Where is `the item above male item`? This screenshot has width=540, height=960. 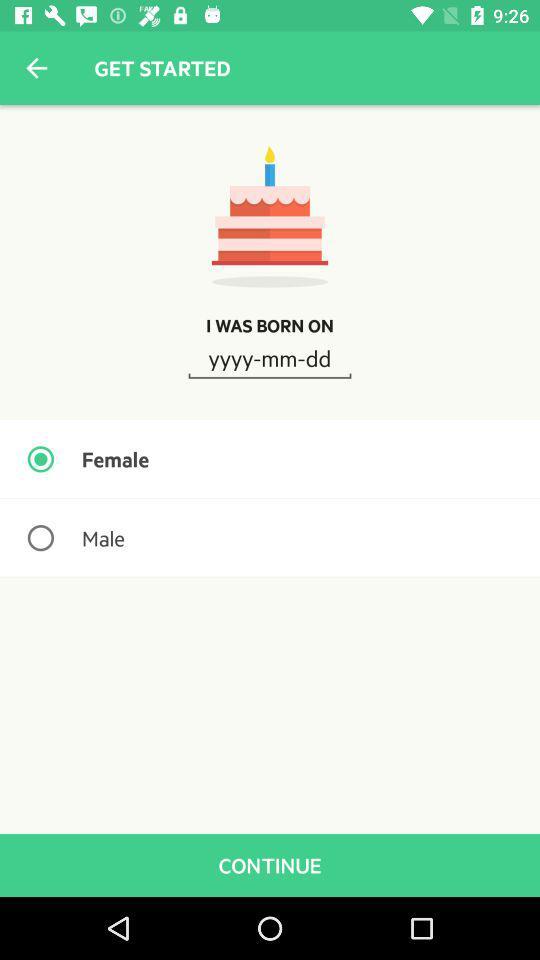
the item above male item is located at coordinates (270, 459).